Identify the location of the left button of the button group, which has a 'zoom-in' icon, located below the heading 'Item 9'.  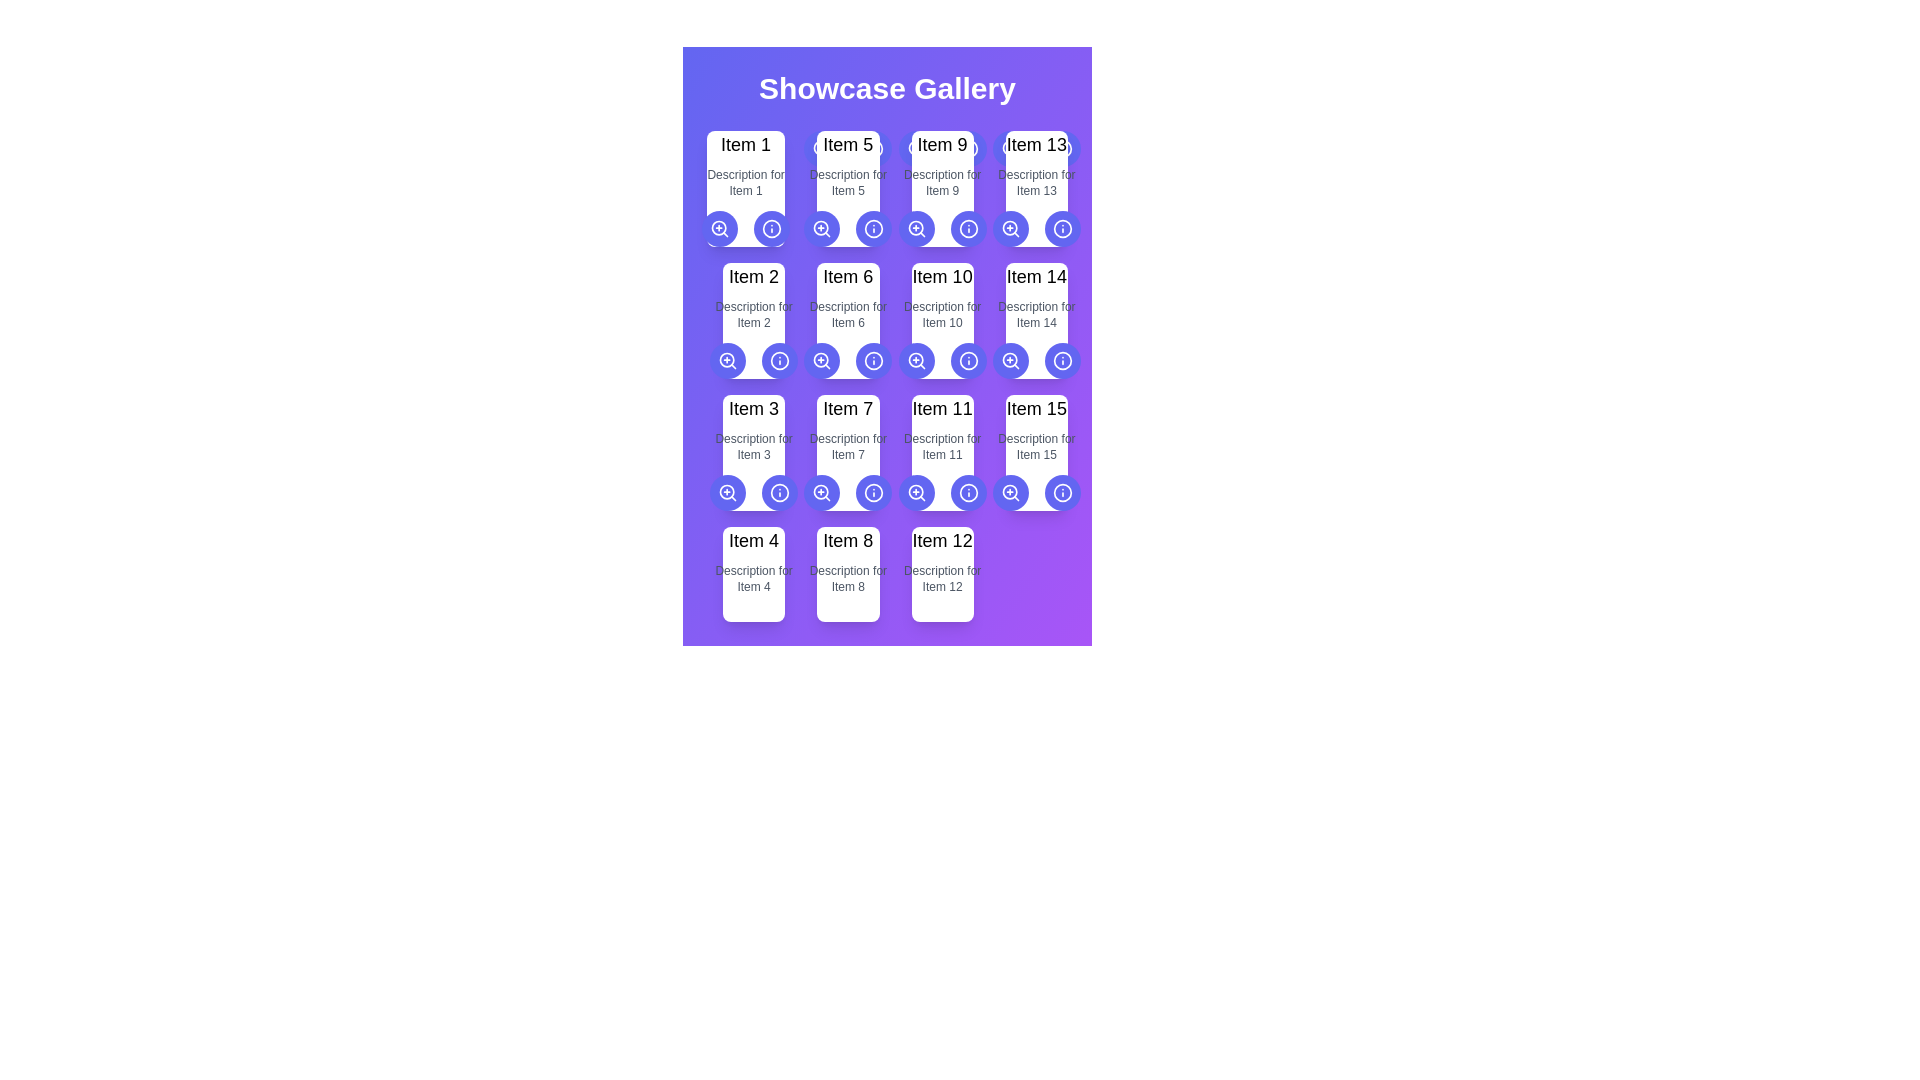
(940, 148).